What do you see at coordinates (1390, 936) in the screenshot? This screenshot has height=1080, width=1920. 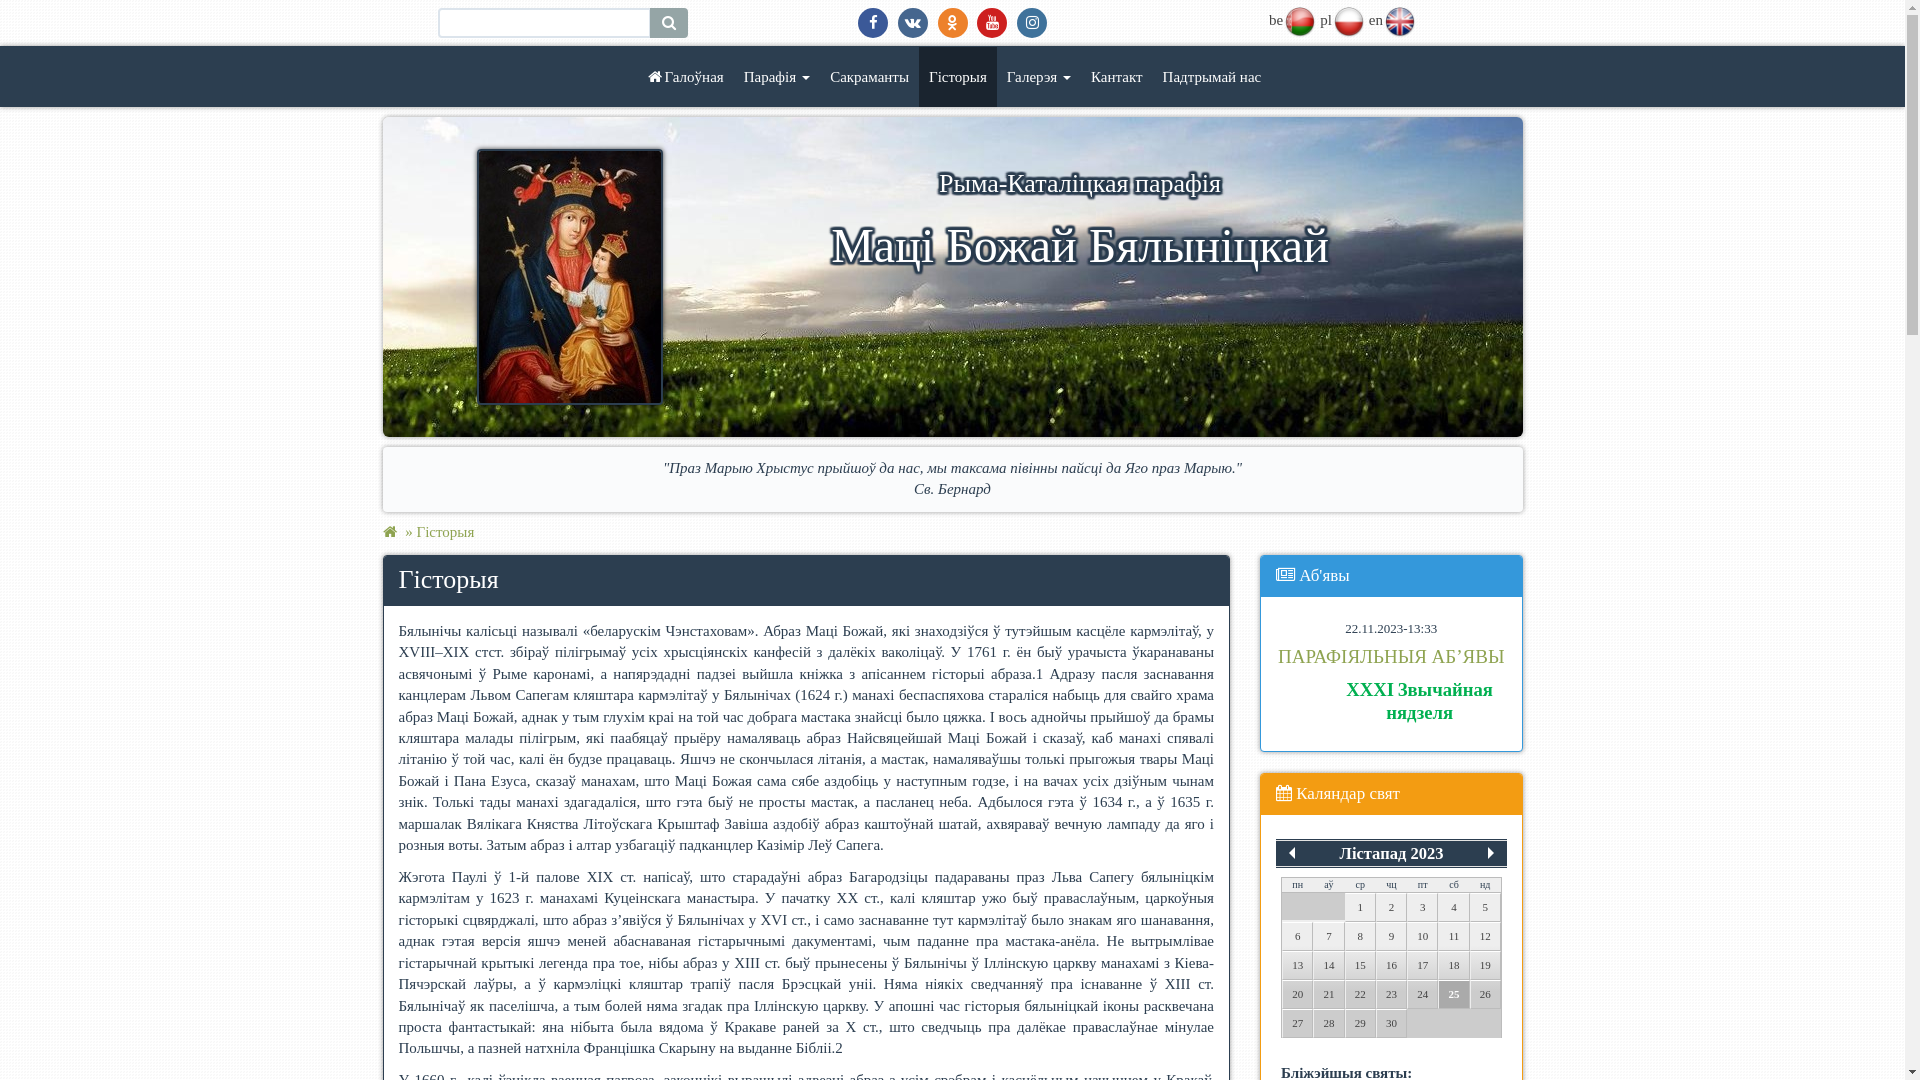 I see `'9'` at bounding box center [1390, 936].